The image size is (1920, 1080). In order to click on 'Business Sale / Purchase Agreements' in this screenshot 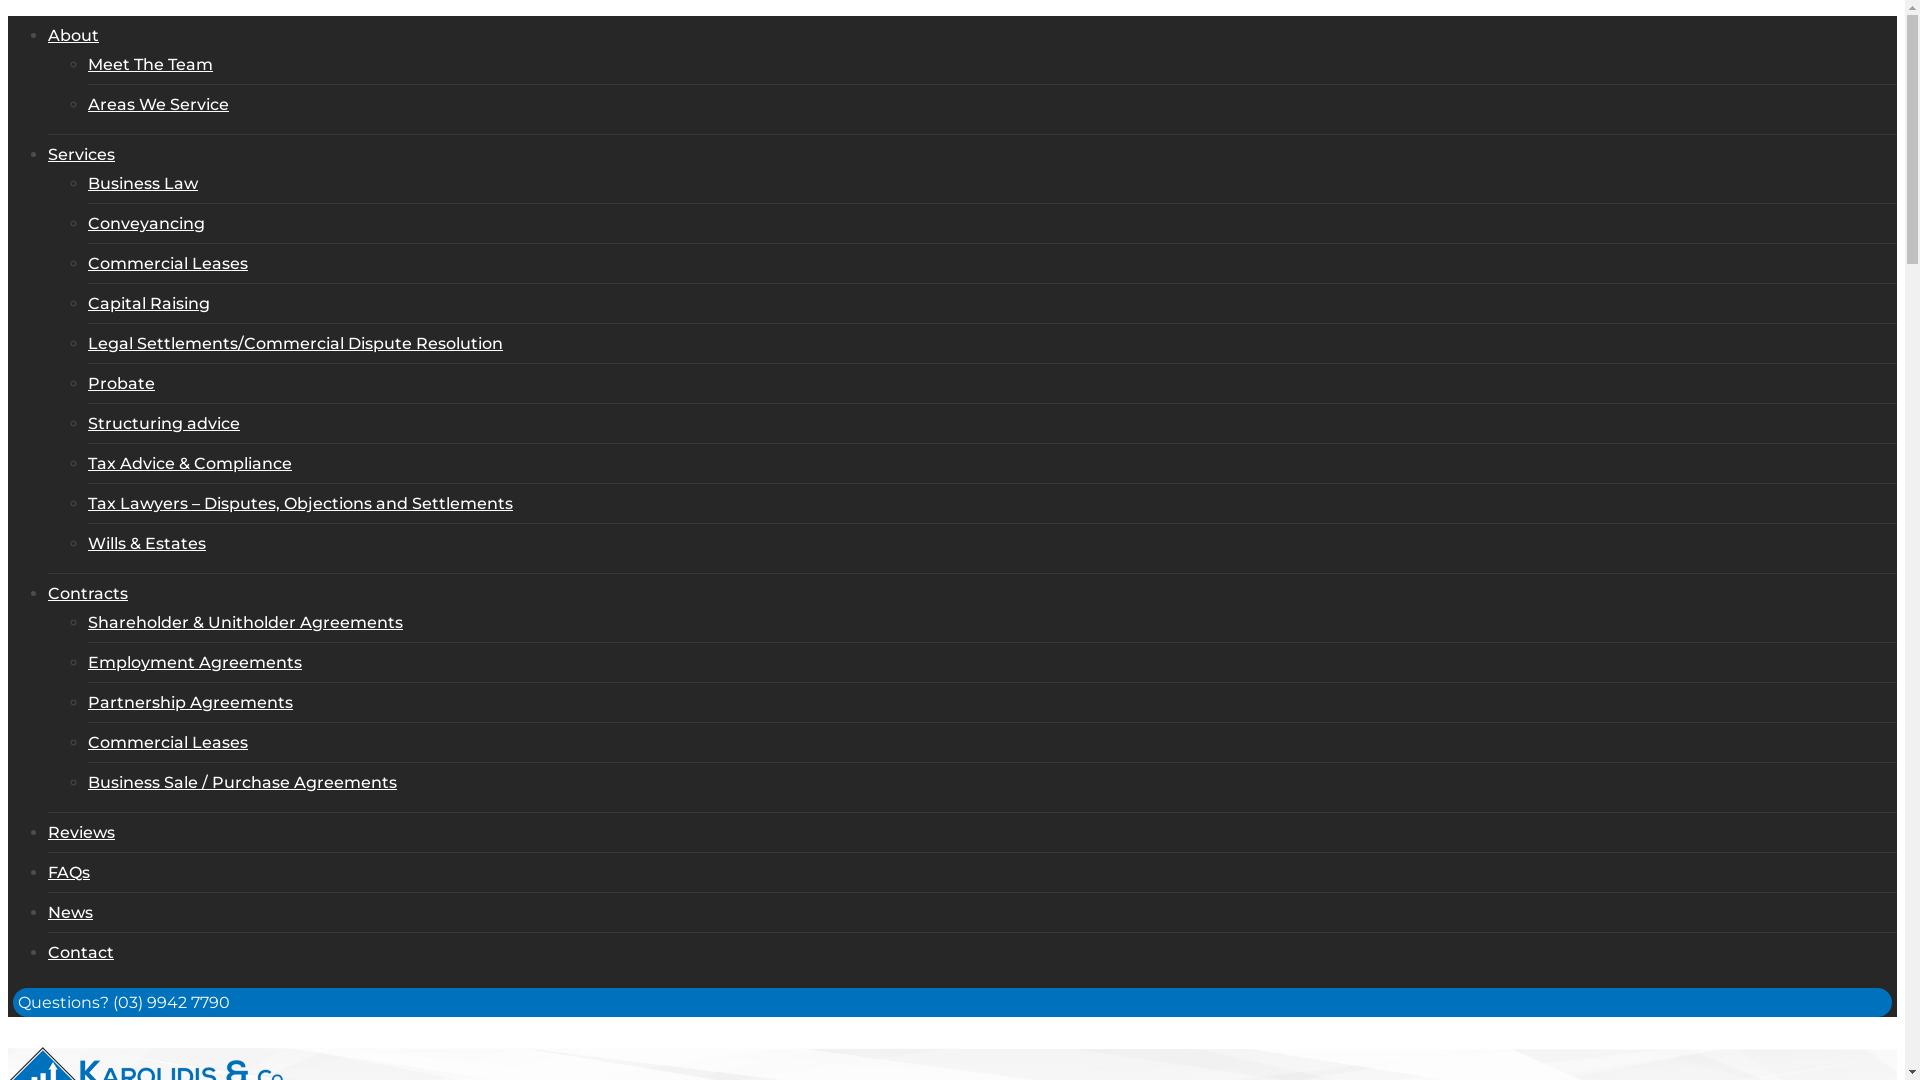, I will do `click(241, 781)`.